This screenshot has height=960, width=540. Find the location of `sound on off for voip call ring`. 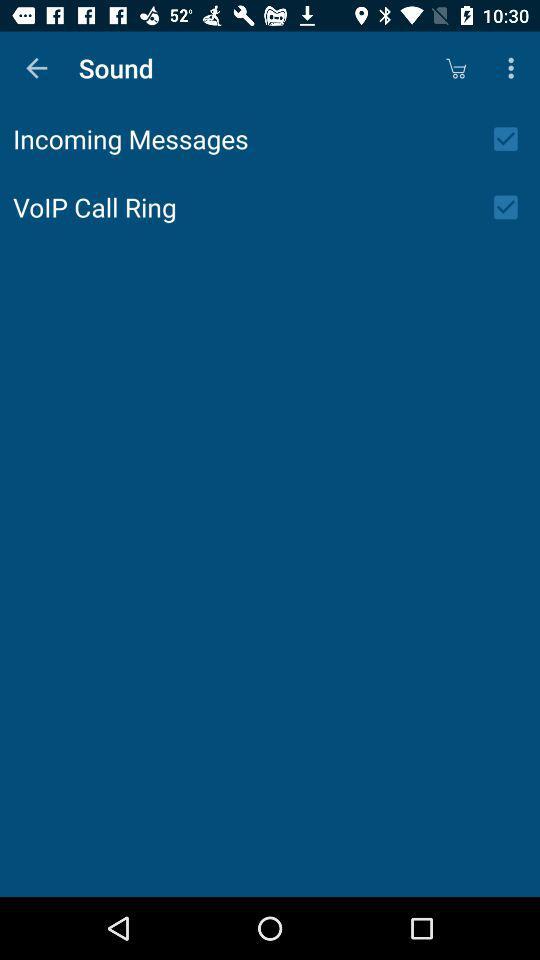

sound on off for voip call ring is located at coordinates (512, 207).